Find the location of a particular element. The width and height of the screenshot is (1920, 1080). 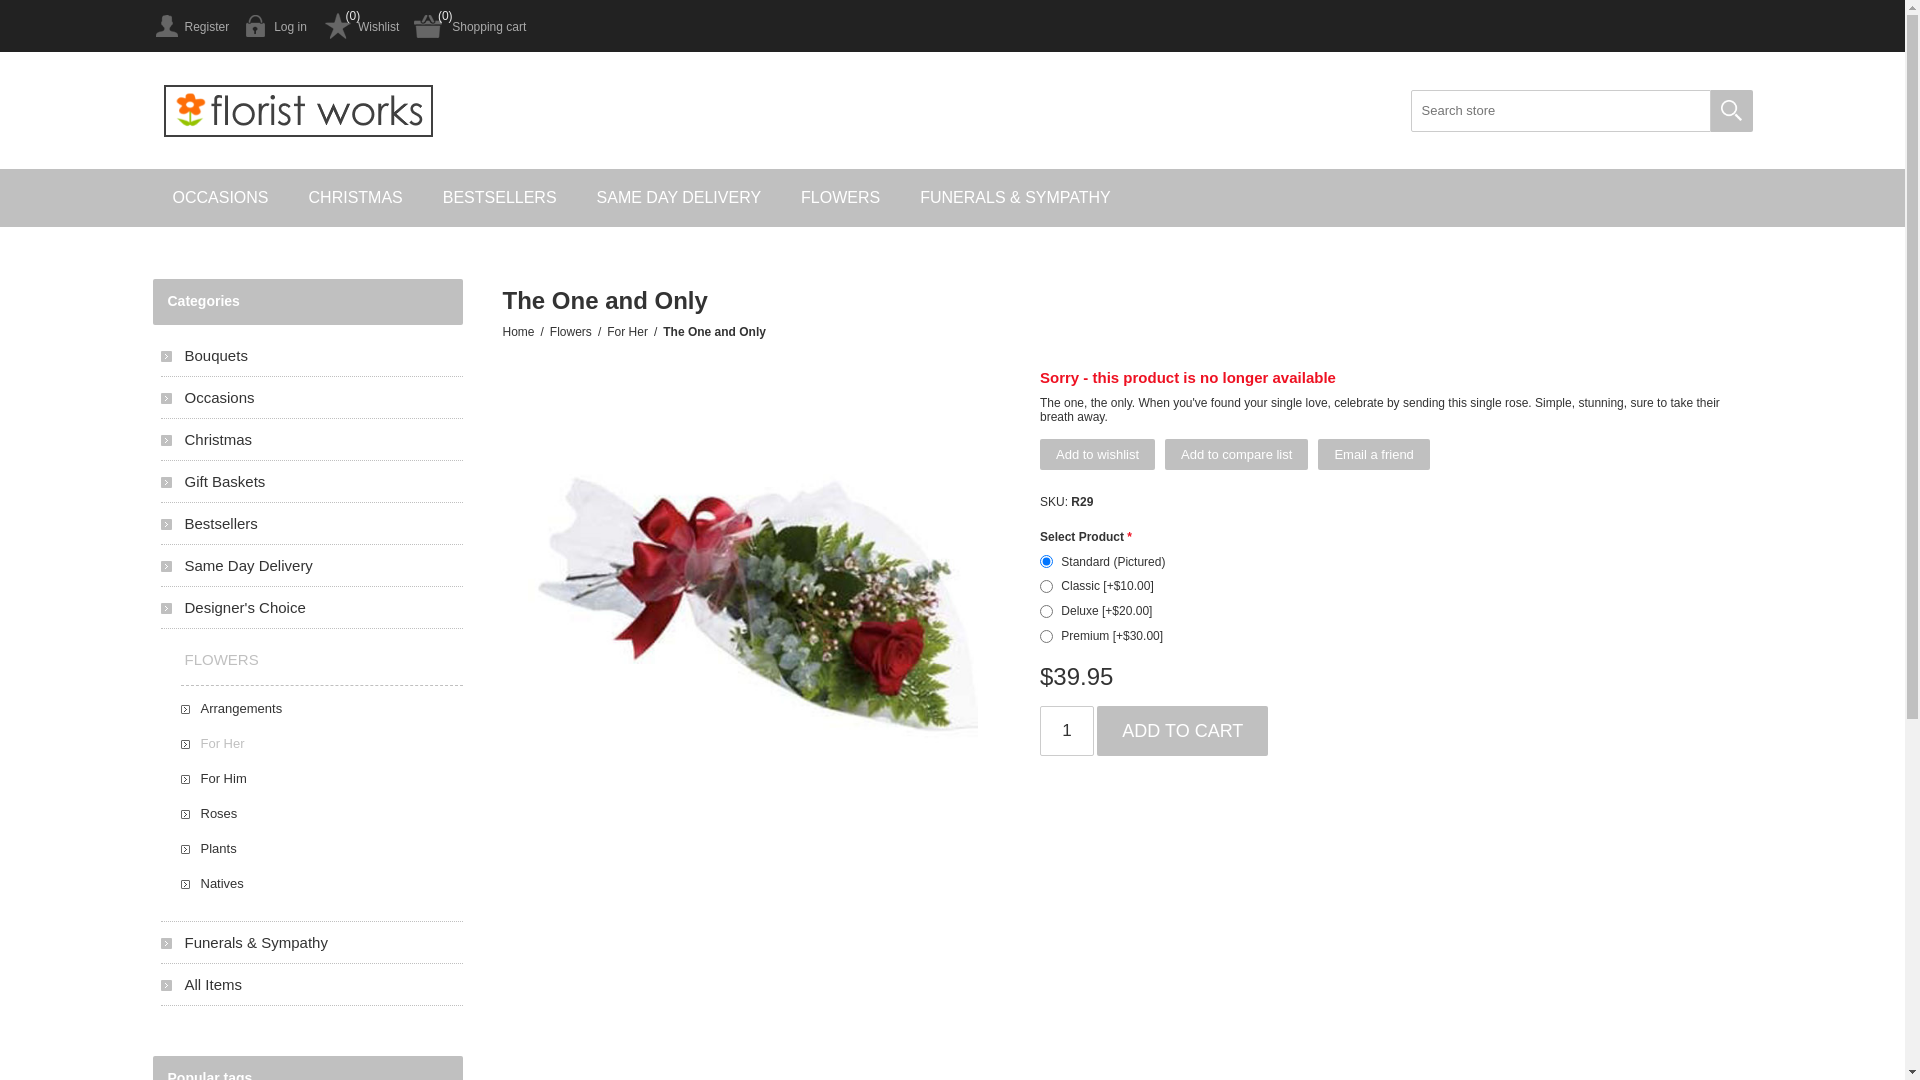

'For Her' is located at coordinates (626, 330).